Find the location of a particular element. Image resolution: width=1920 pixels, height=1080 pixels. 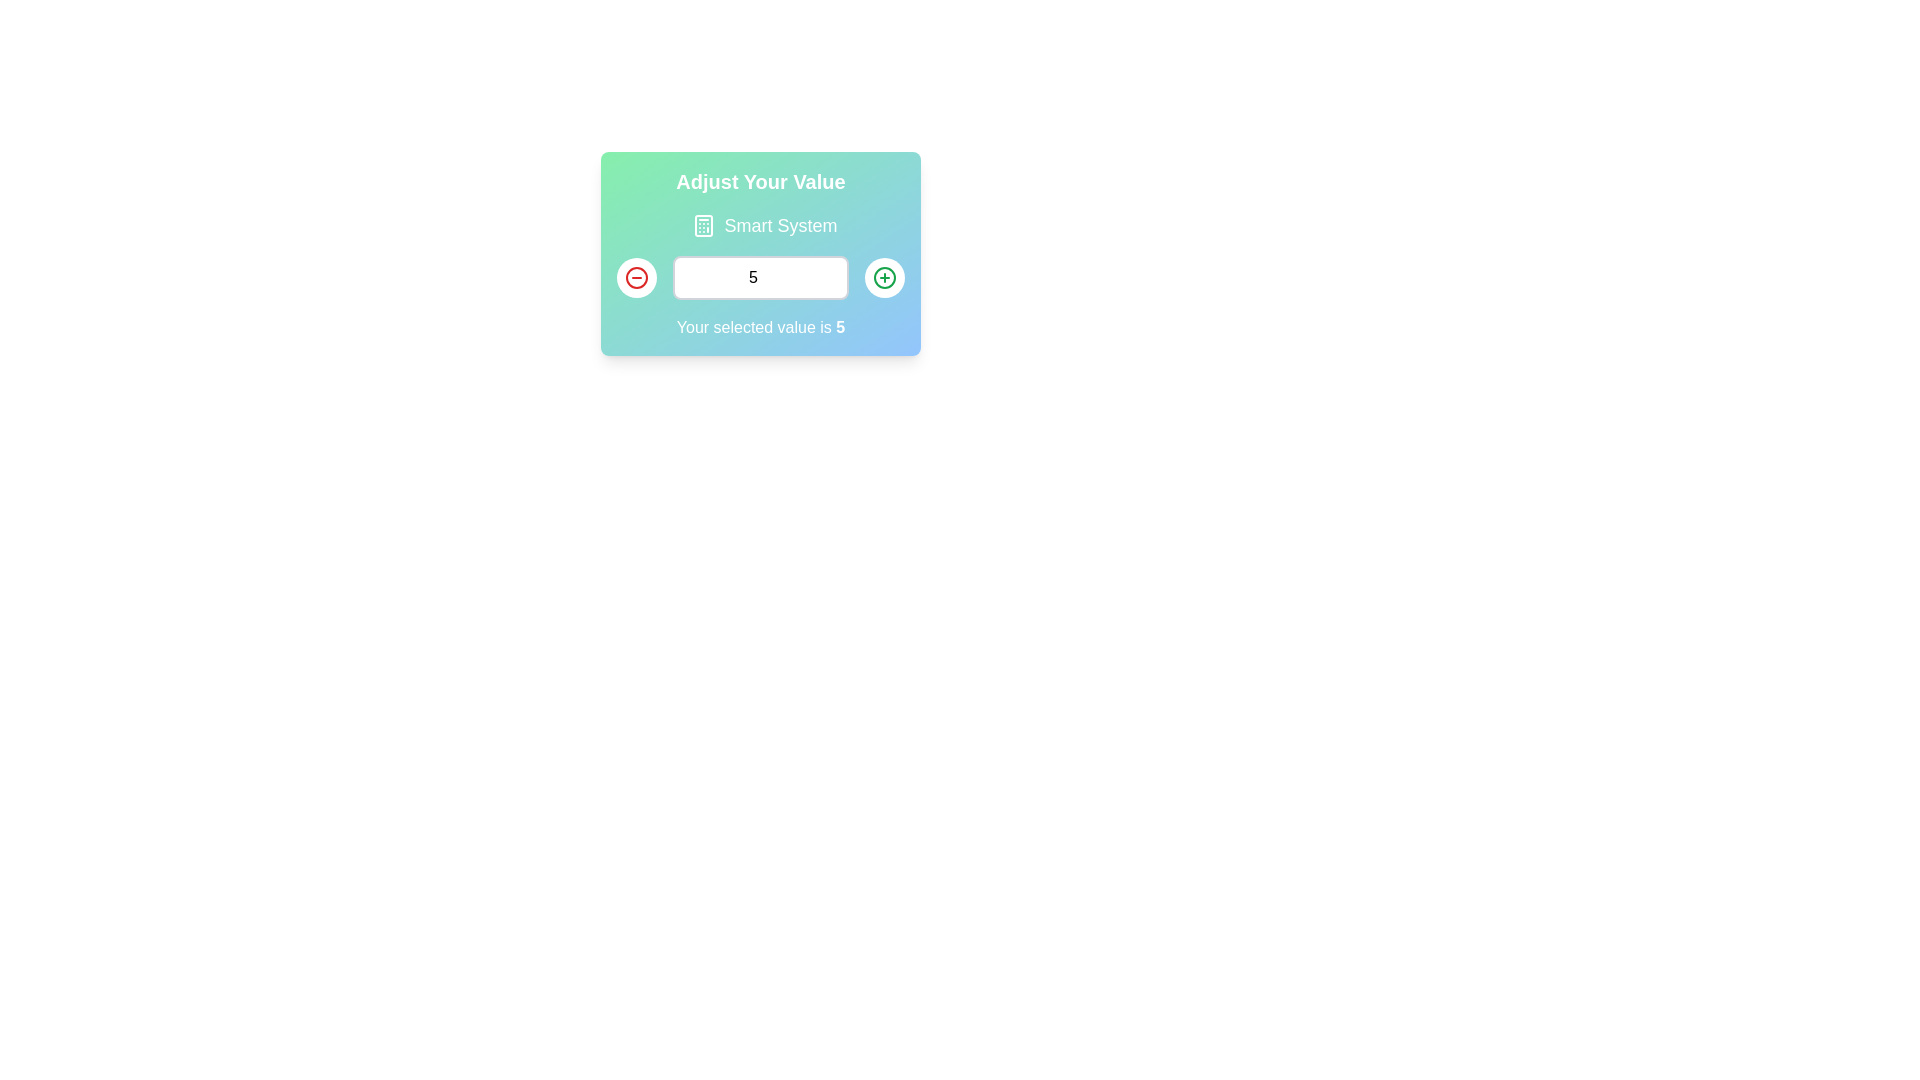

numeric value '5' displayed within the sentence 'Your selected value is 5' located at the bottom of the modal card interface is located at coordinates (840, 326).